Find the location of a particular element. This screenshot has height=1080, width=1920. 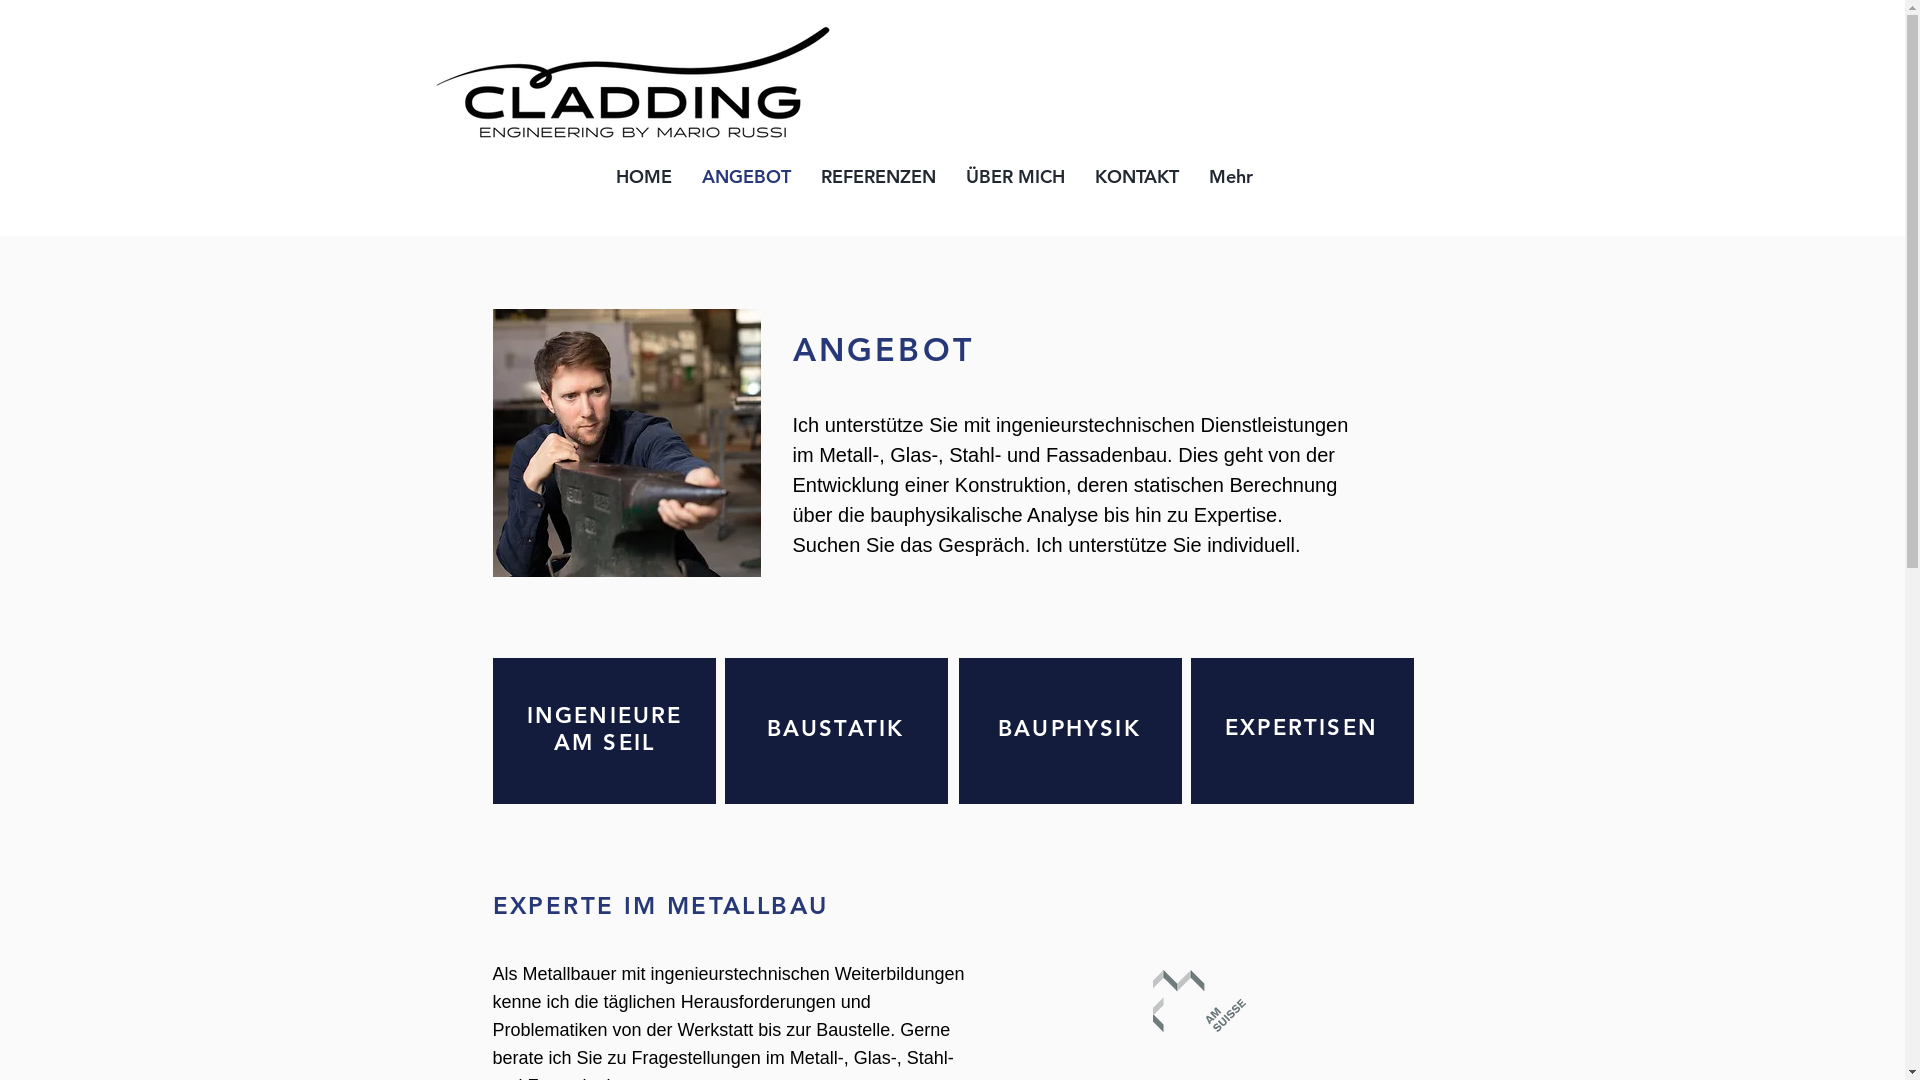

'KONTAKT' is located at coordinates (1137, 184).